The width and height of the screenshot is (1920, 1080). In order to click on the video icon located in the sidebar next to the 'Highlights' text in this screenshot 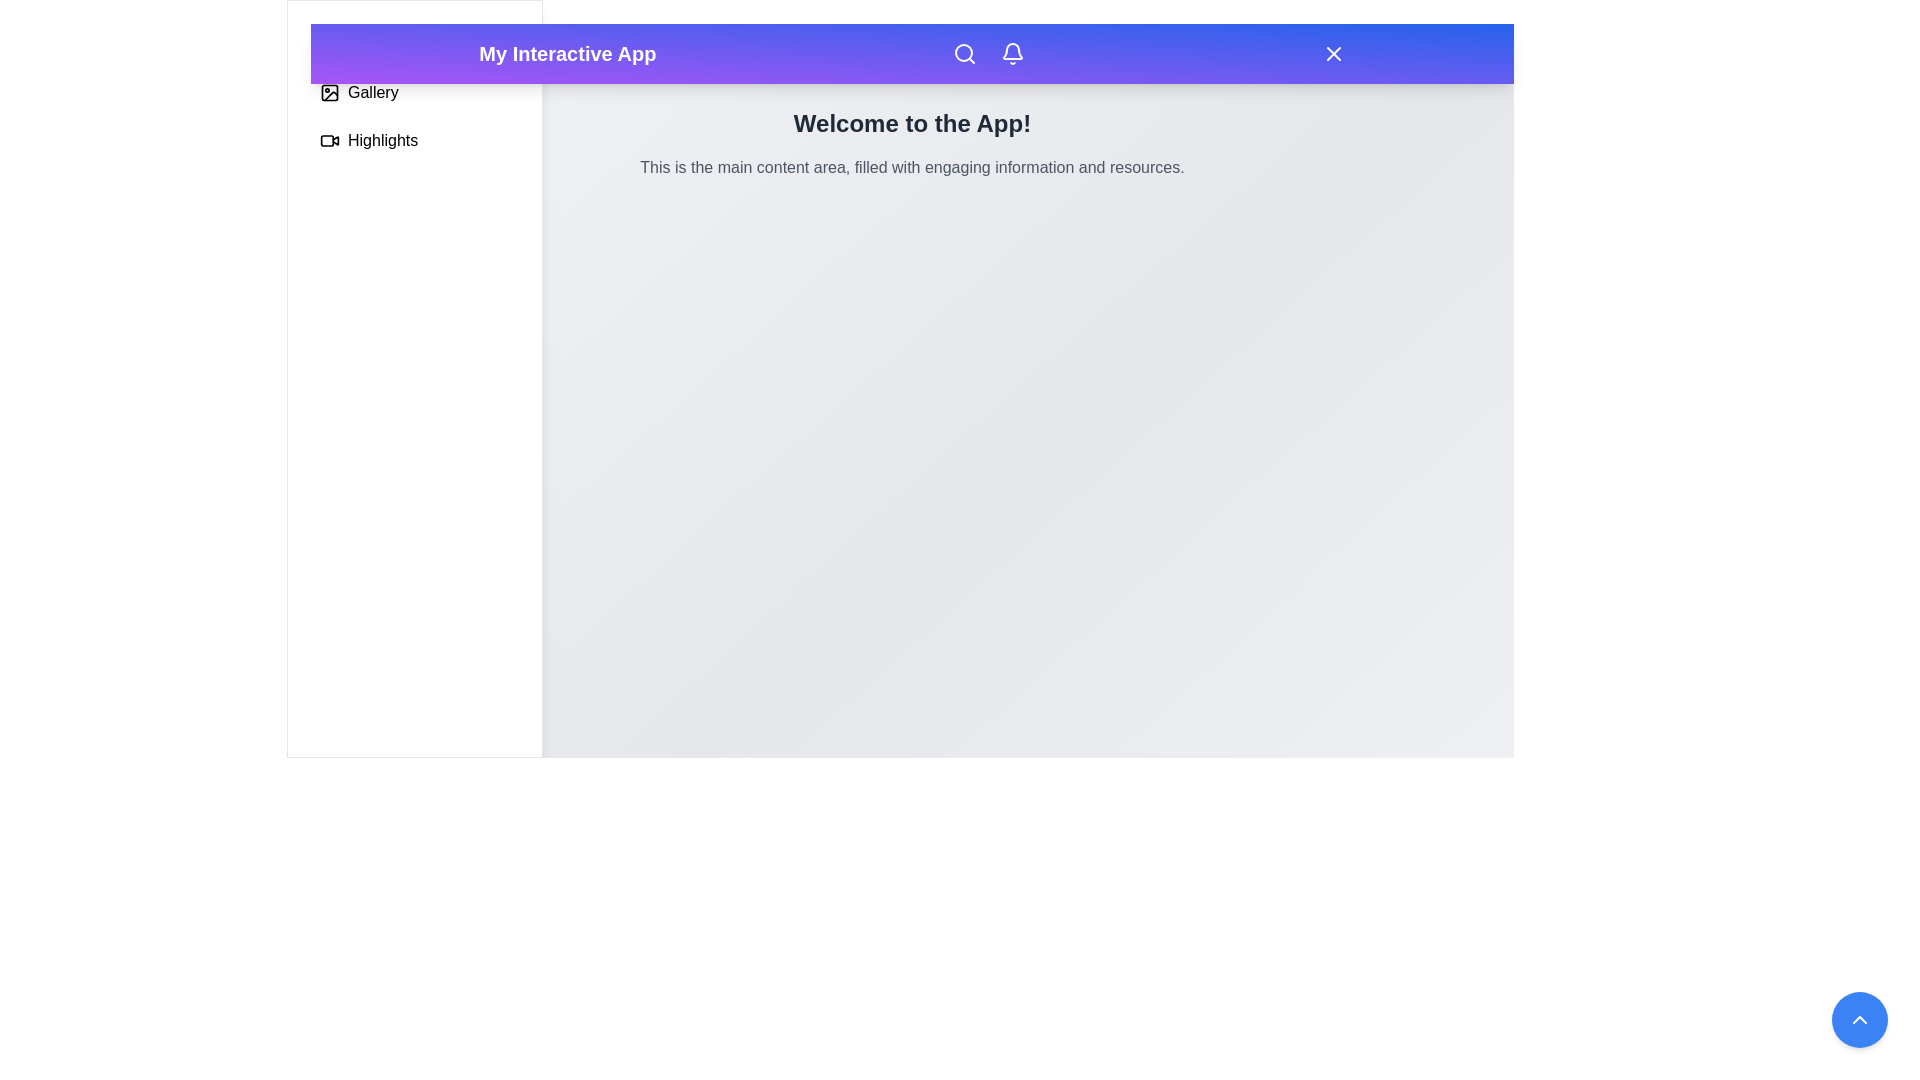, I will do `click(327, 140)`.